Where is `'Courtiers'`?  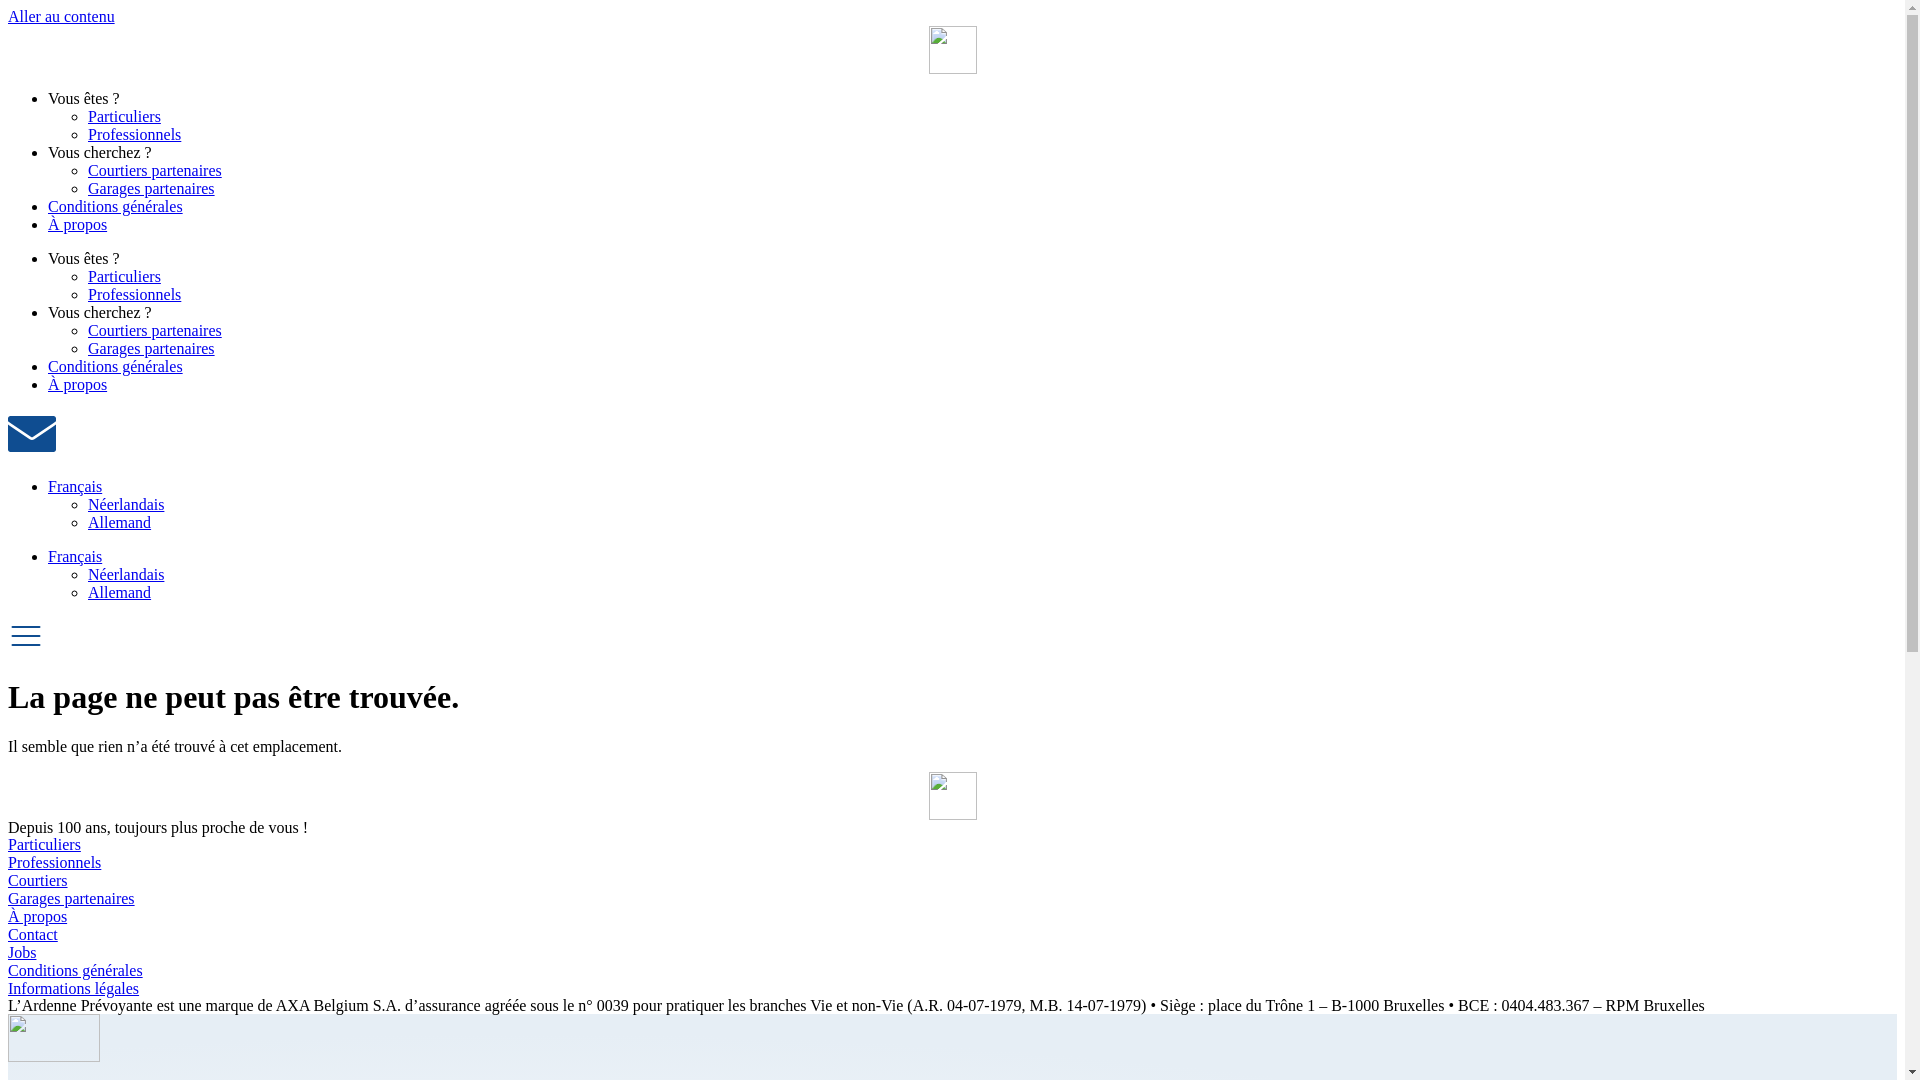
'Courtiers' is located at coordinates (951, 879).